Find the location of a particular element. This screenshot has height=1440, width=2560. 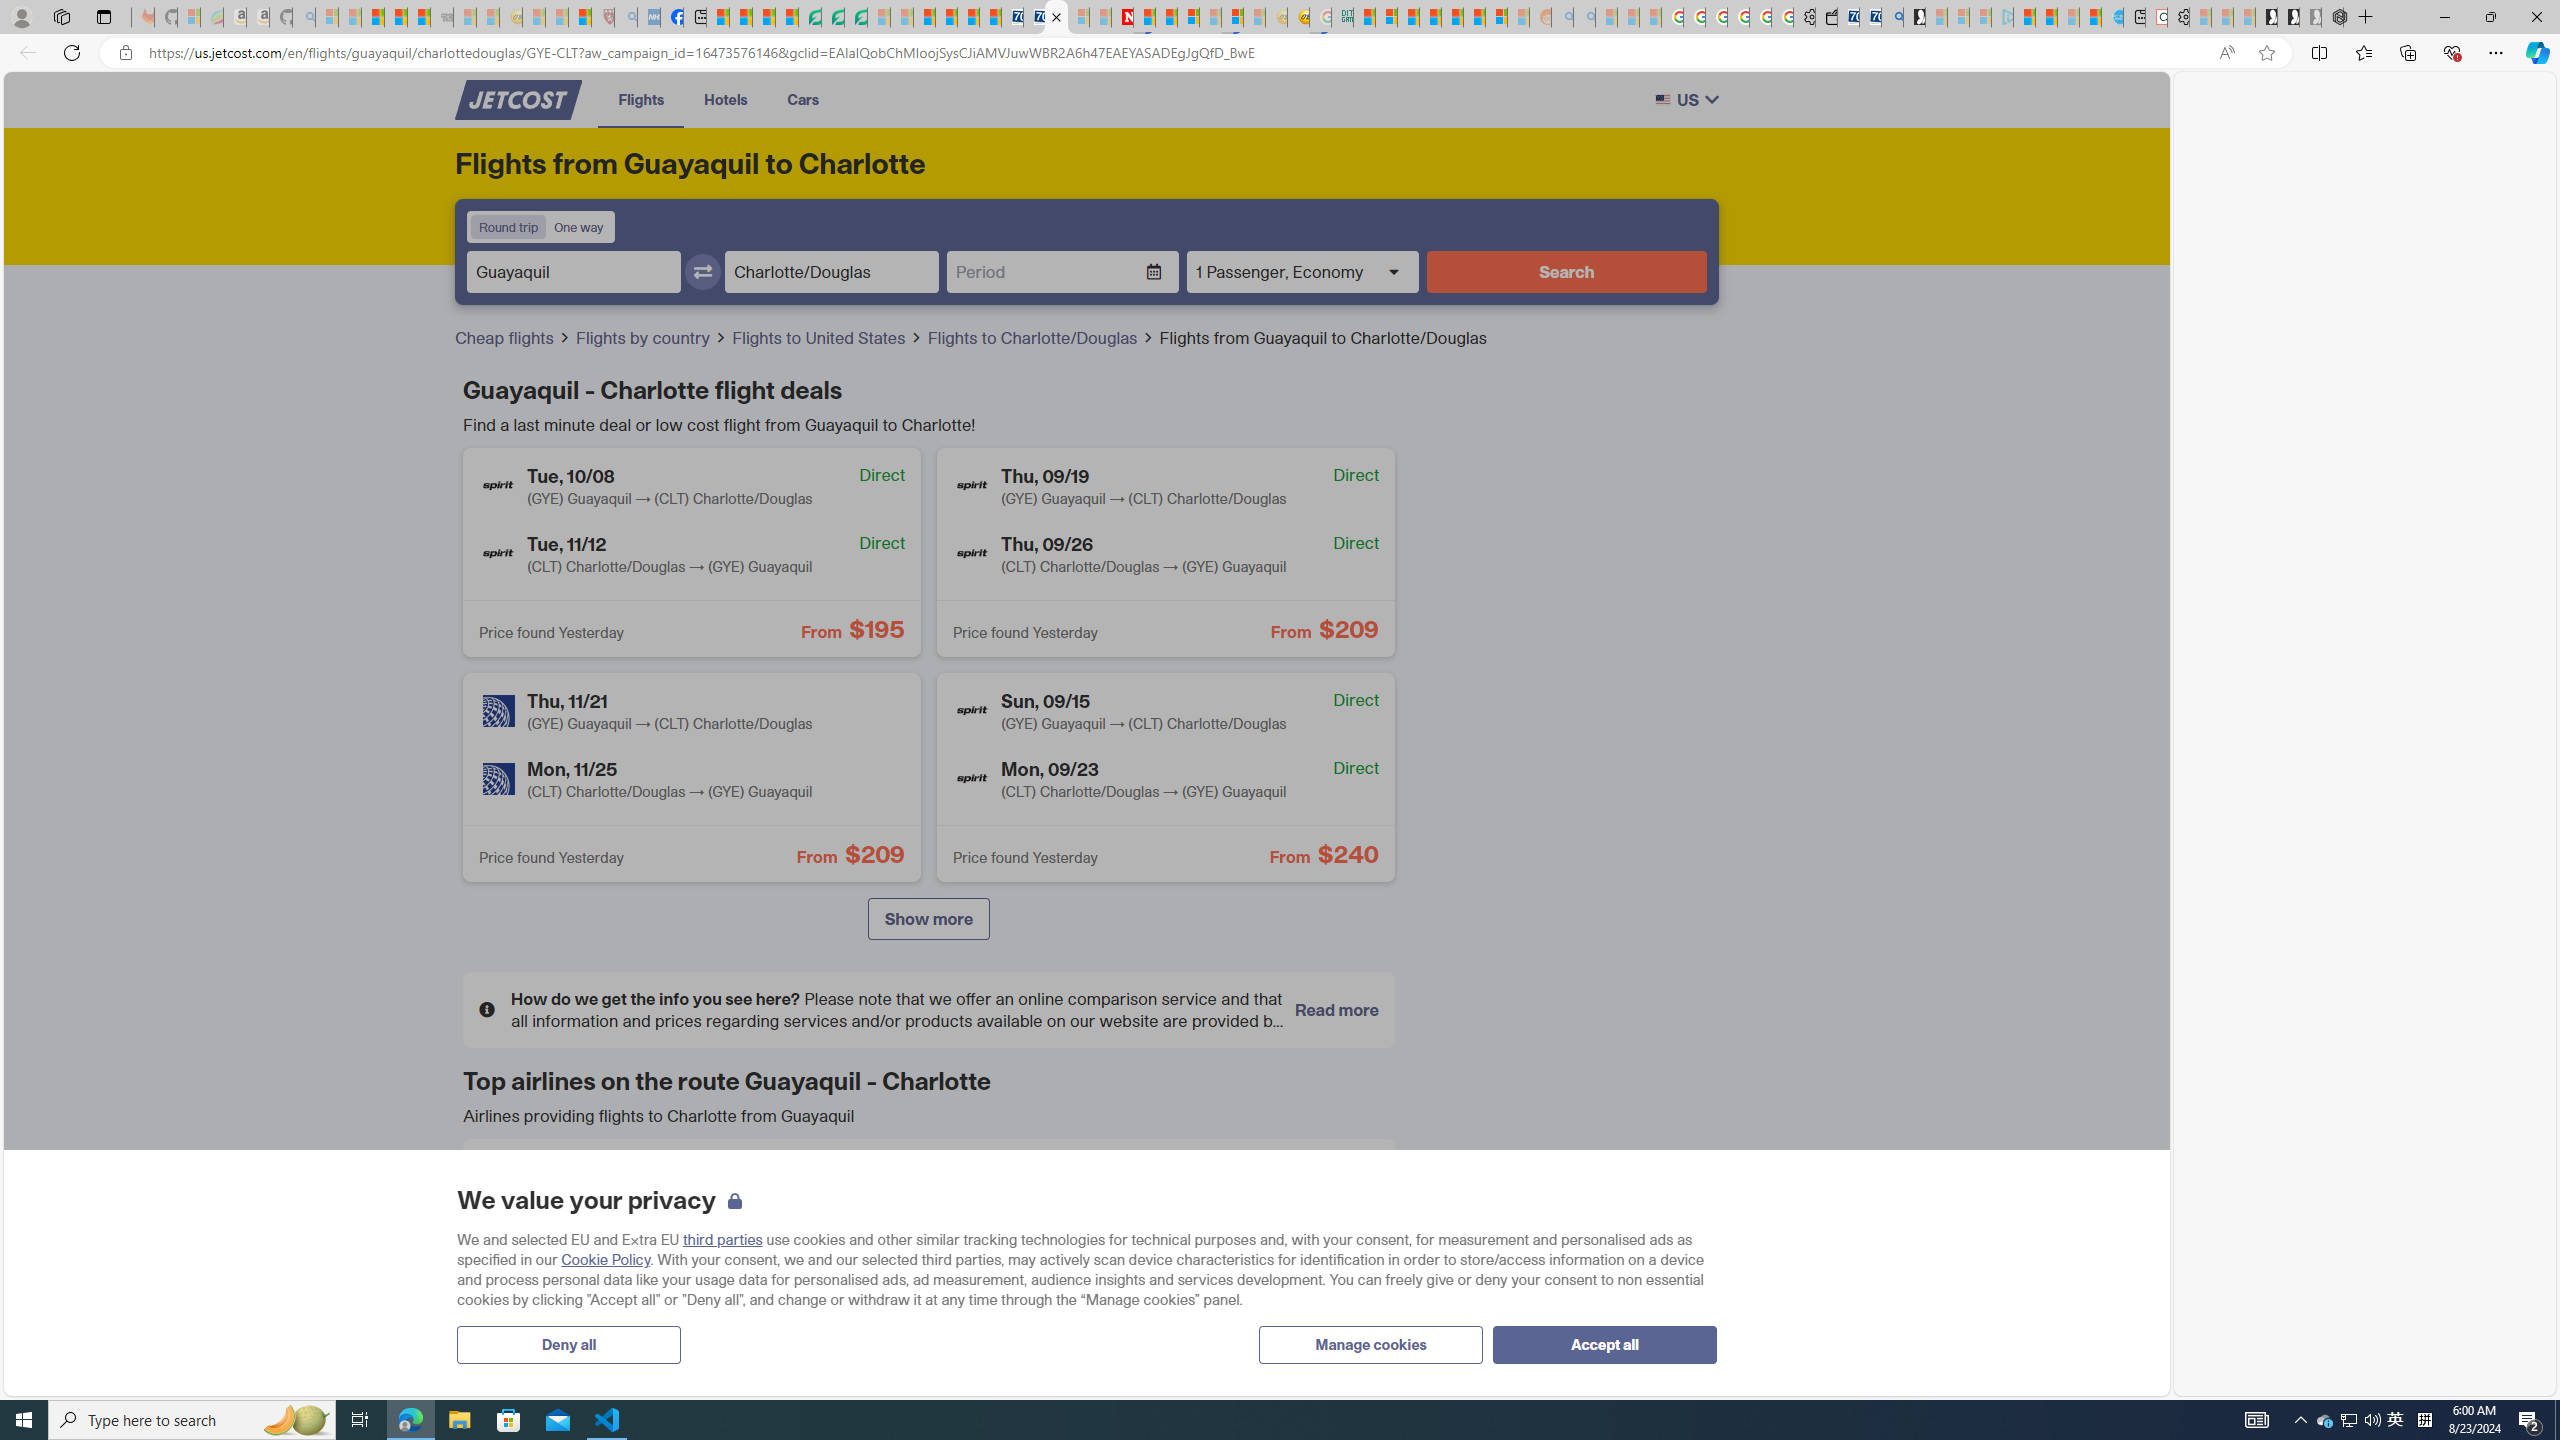

'Search' is located at coordinates (1565, 271).